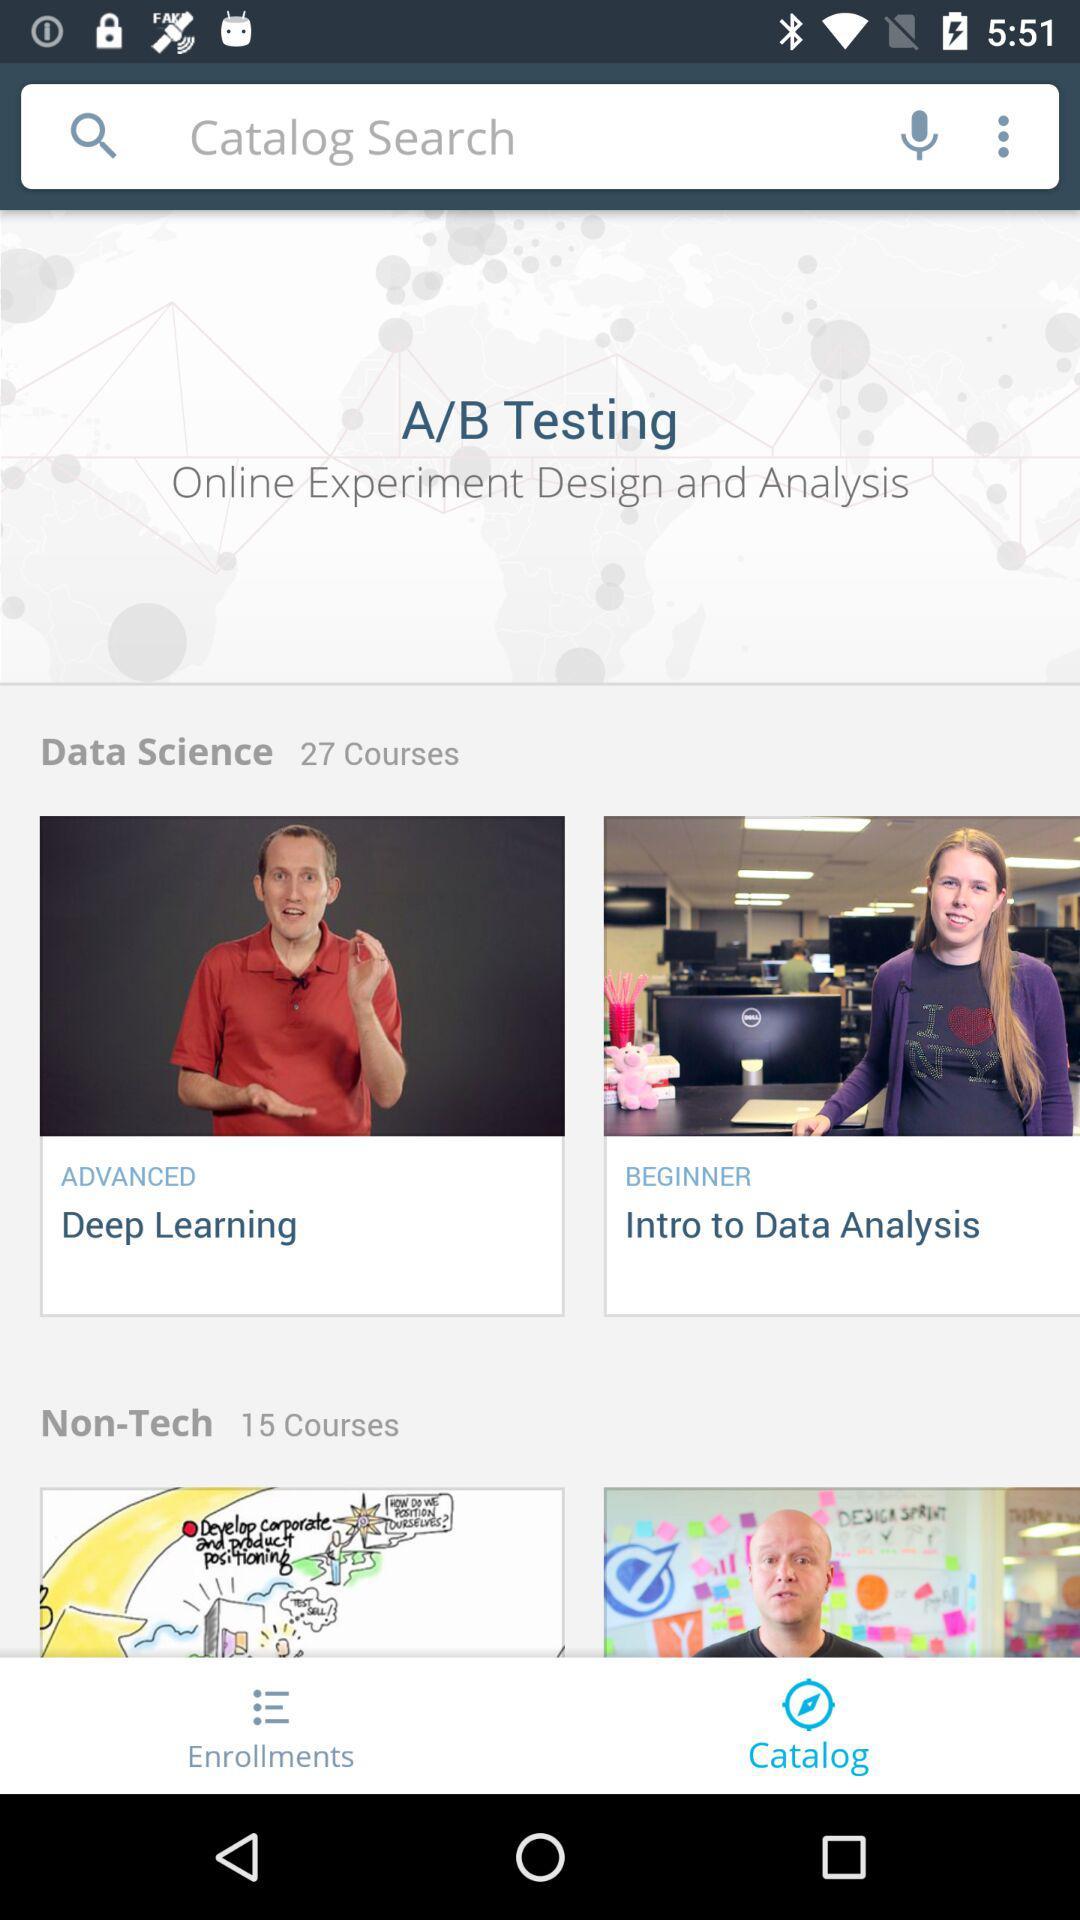 The height and width of the screenshot is (1920, 1080). I want to click on drop down menu, so click(1003, 135).